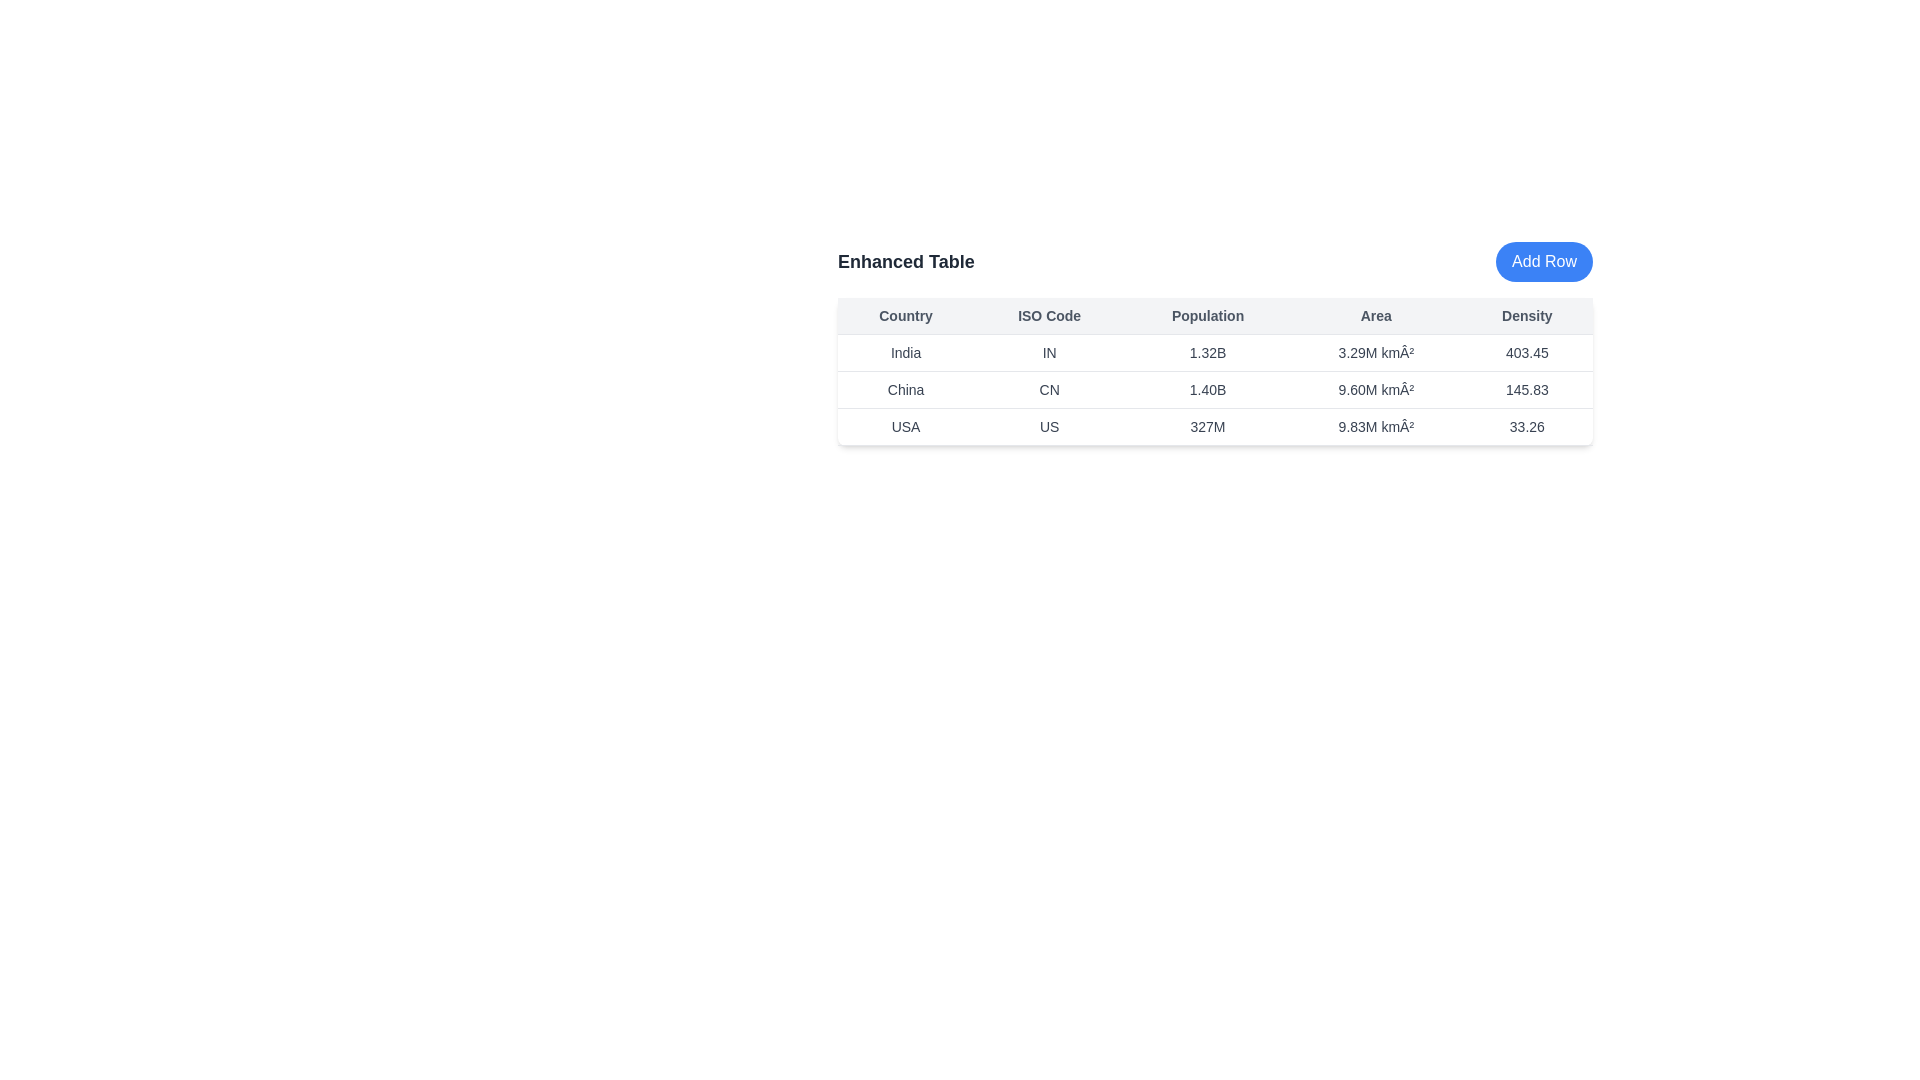  Describe the element at coordinates (1207, 389) in the screenshot. I see `the text displaying '1.40B' in the Population column of the table for the China row` at that location.